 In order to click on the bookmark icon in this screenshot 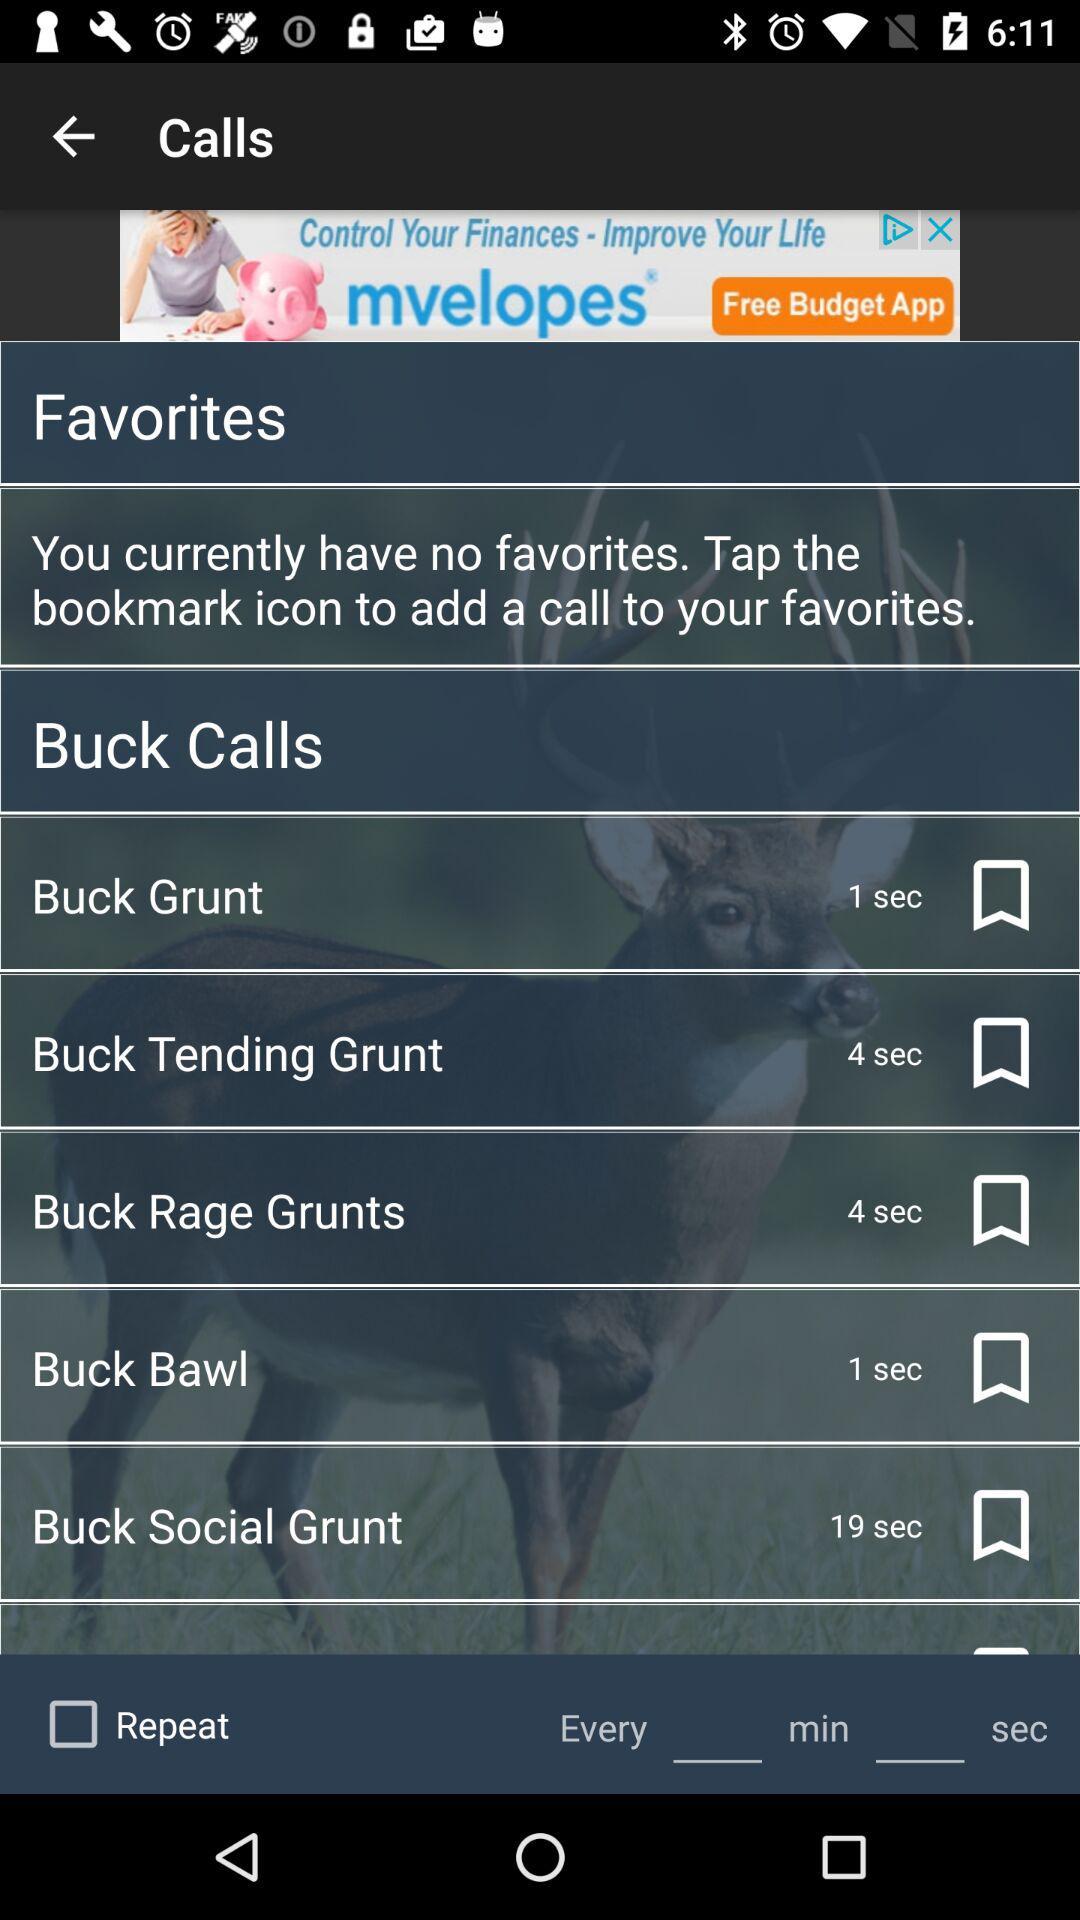, I will do `click(984, 1209)`.